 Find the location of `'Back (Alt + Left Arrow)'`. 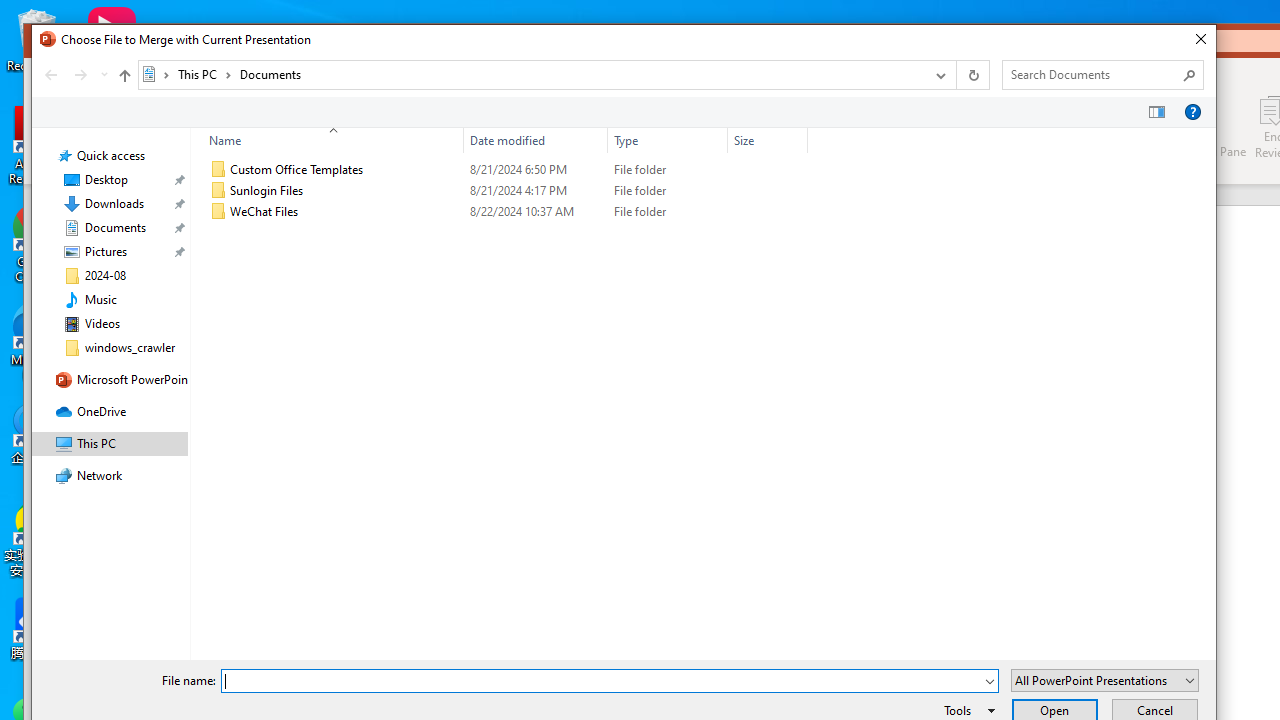

'Back (Alt + Left Arrow)' is located at coordinates (51, 73).